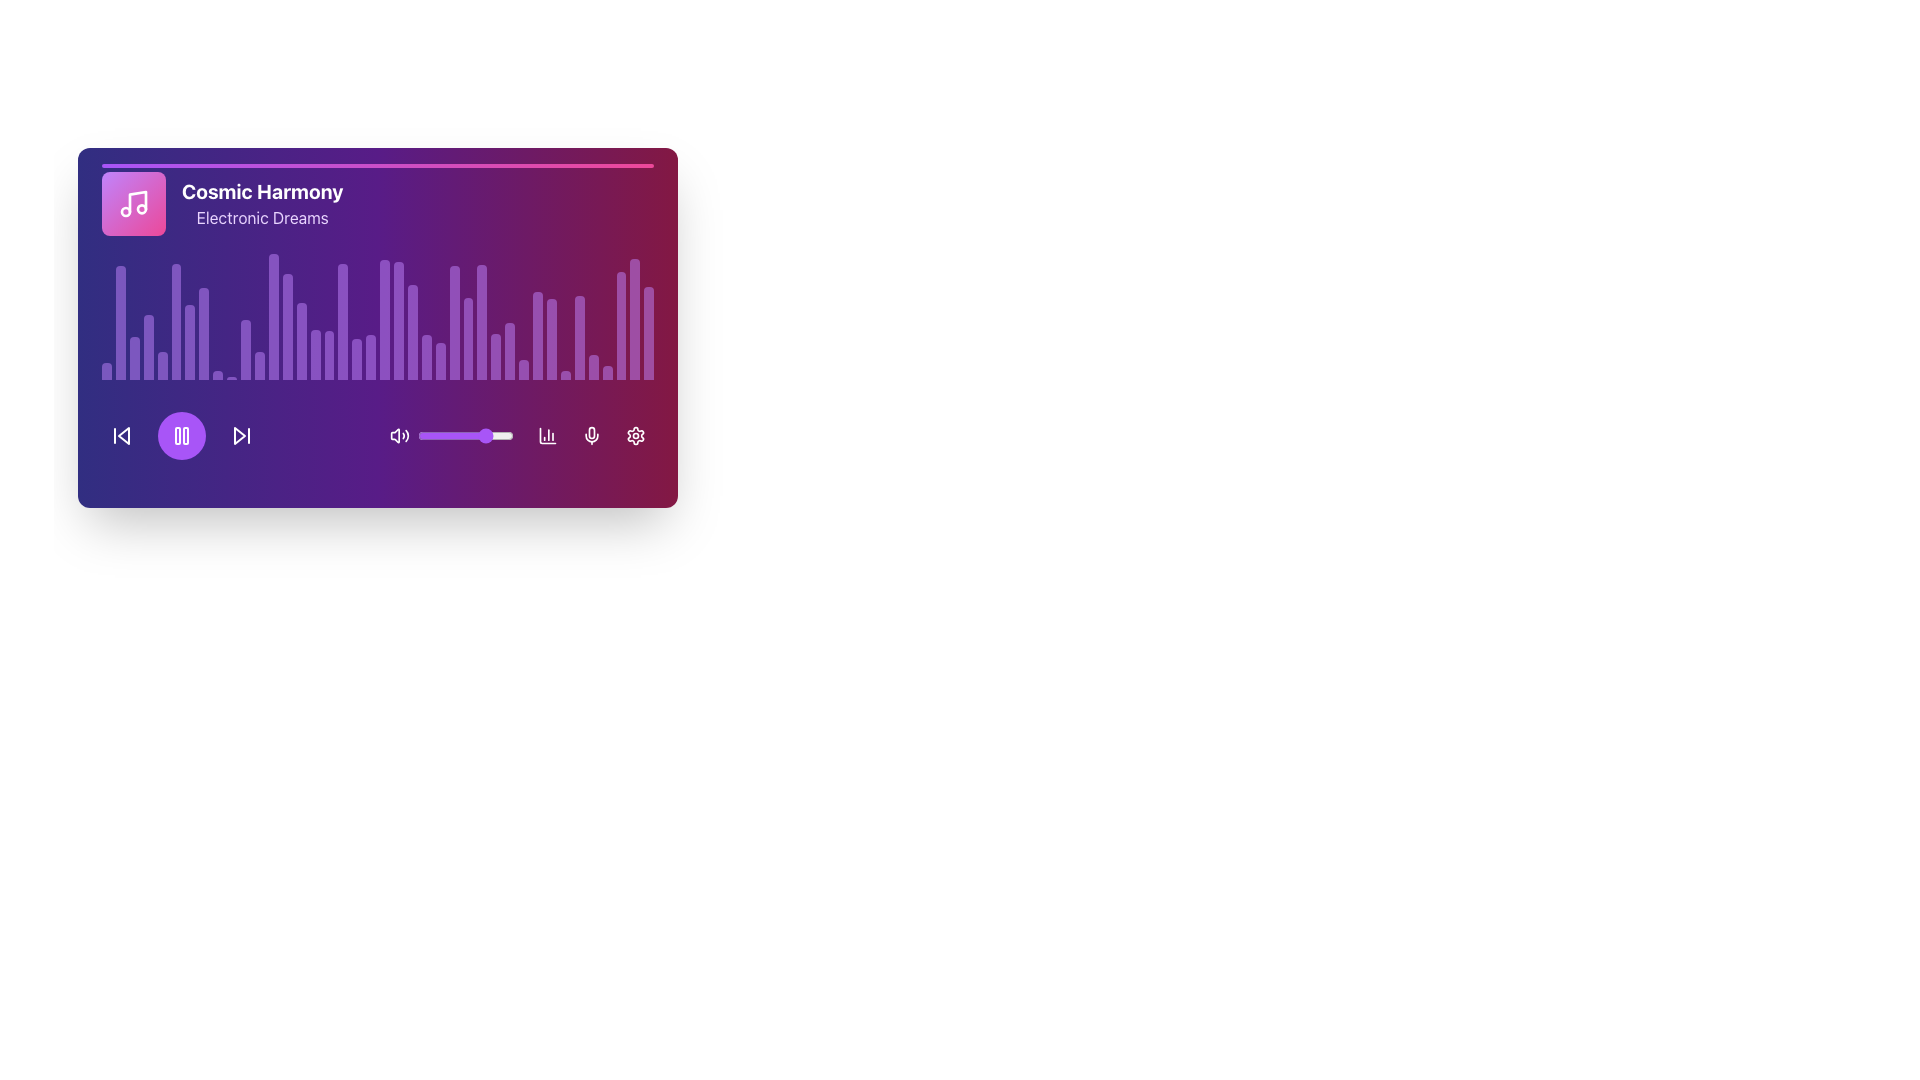 This screenshot has width=1920, height=1080. What do you see at coordinates (119, 322) in the screenshot?
I see `the second vertical bar in the graphic equalizer display, which represents audio levels for the song 'Electronic Dreams' in the music player` at bounding box center [119, 322].